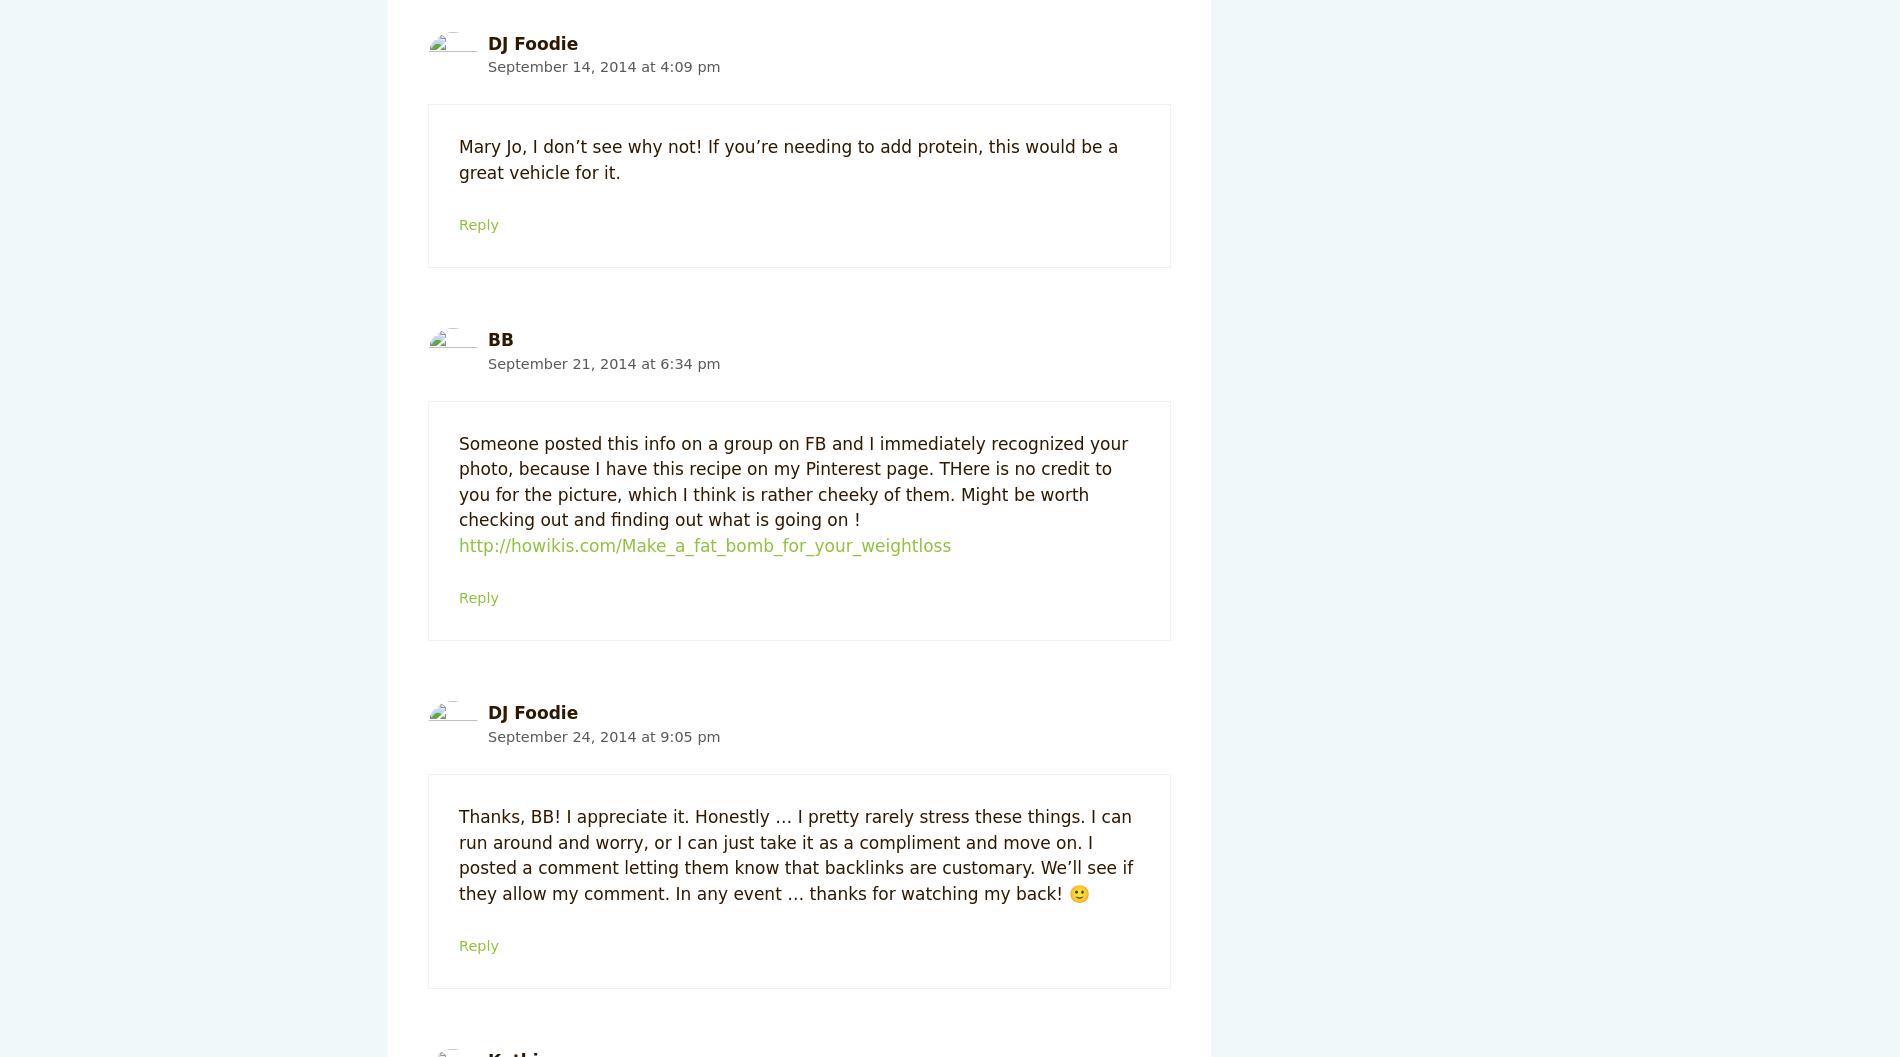 The image size is (1900, 1057). I want to click on 'BB', so click(487, 340).